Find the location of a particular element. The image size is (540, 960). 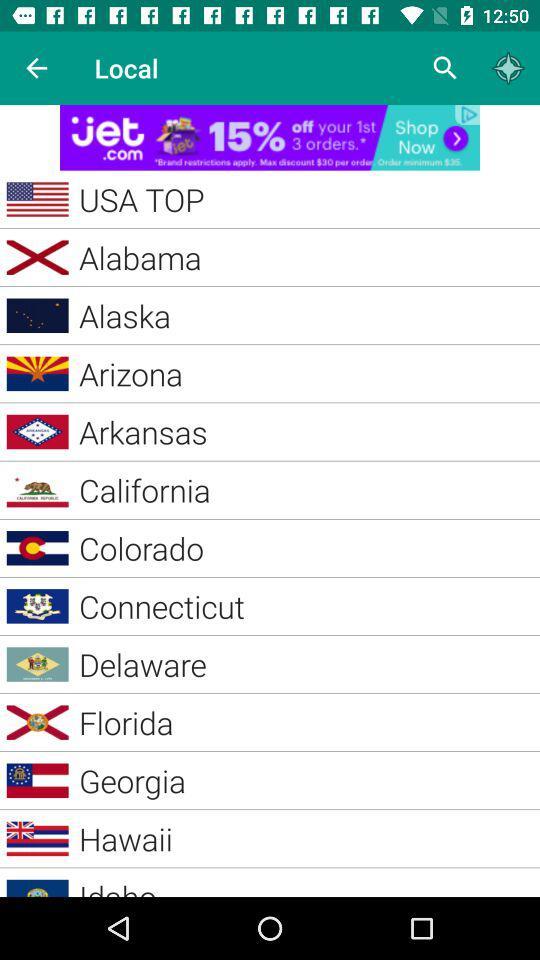

the image left side of florida is located at coordinates (38, 721).